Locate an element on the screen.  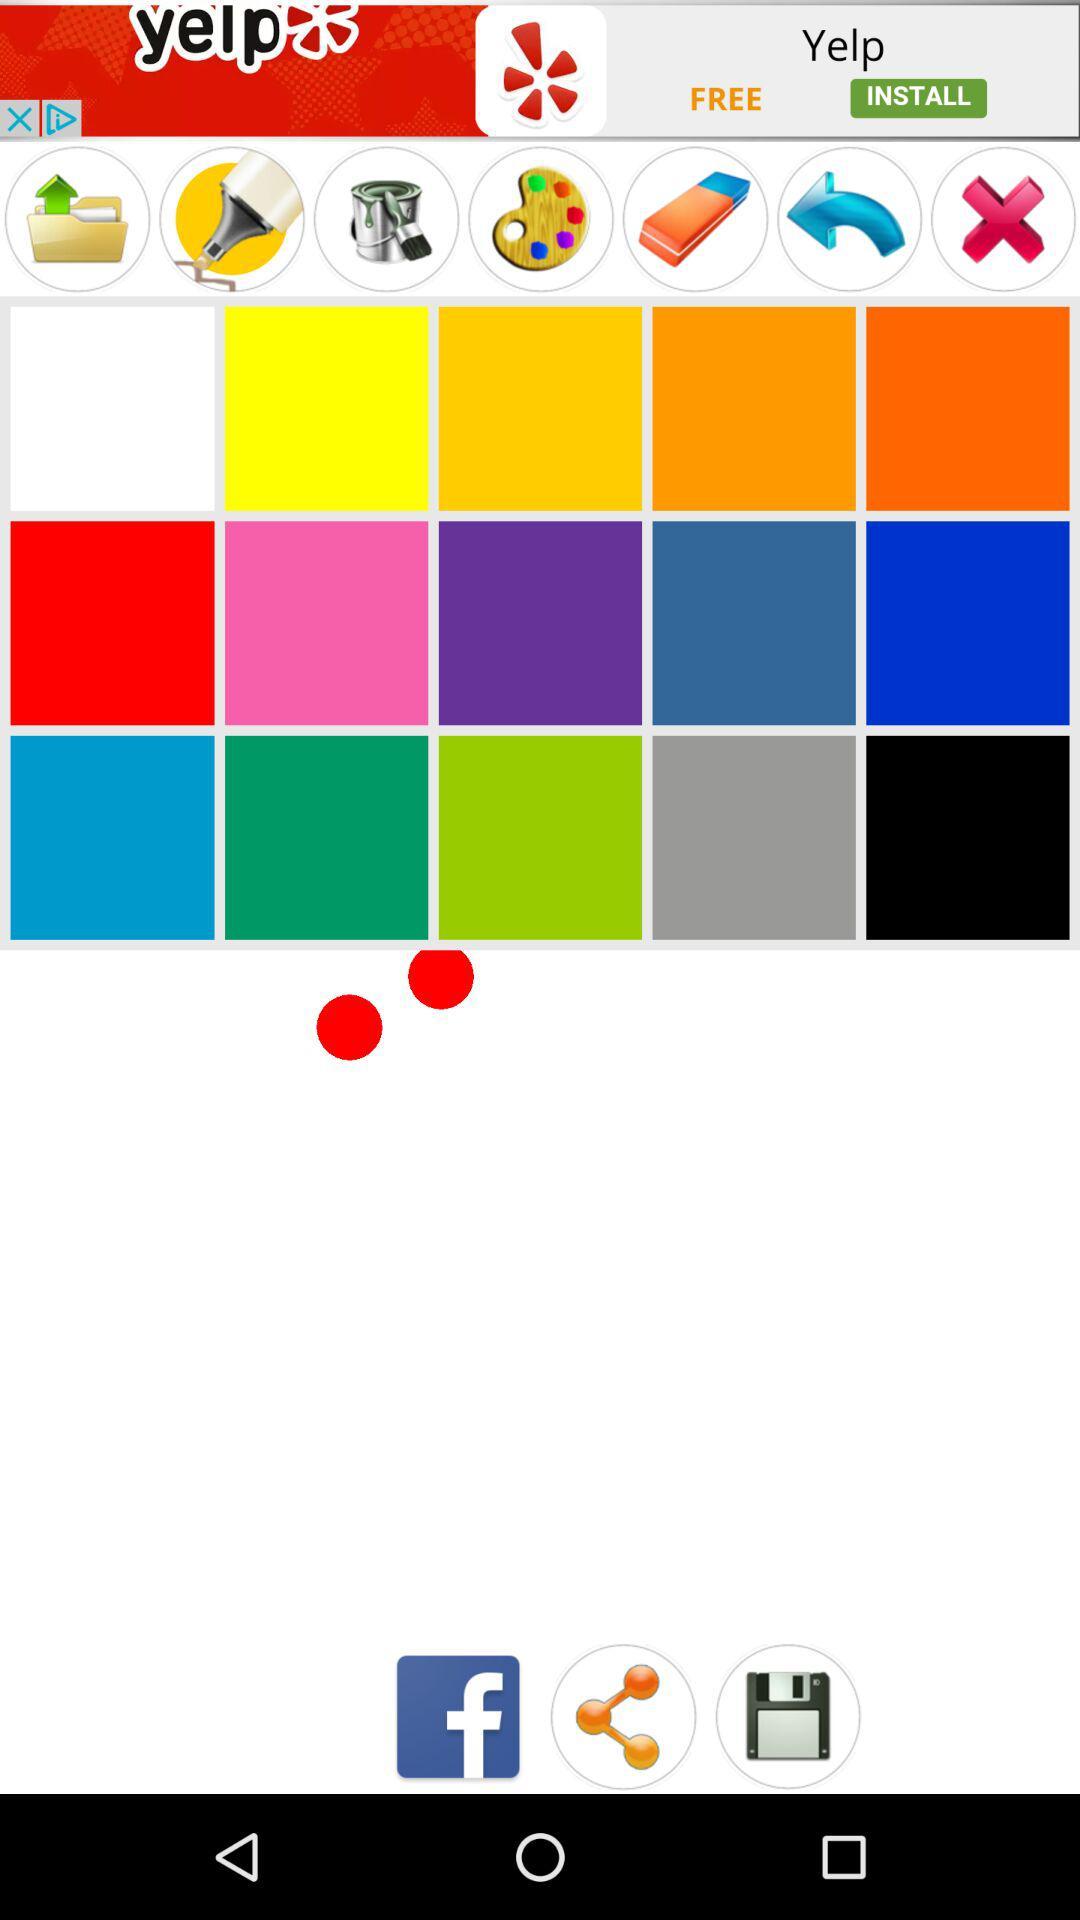
color is located at coordinates (112, 837).